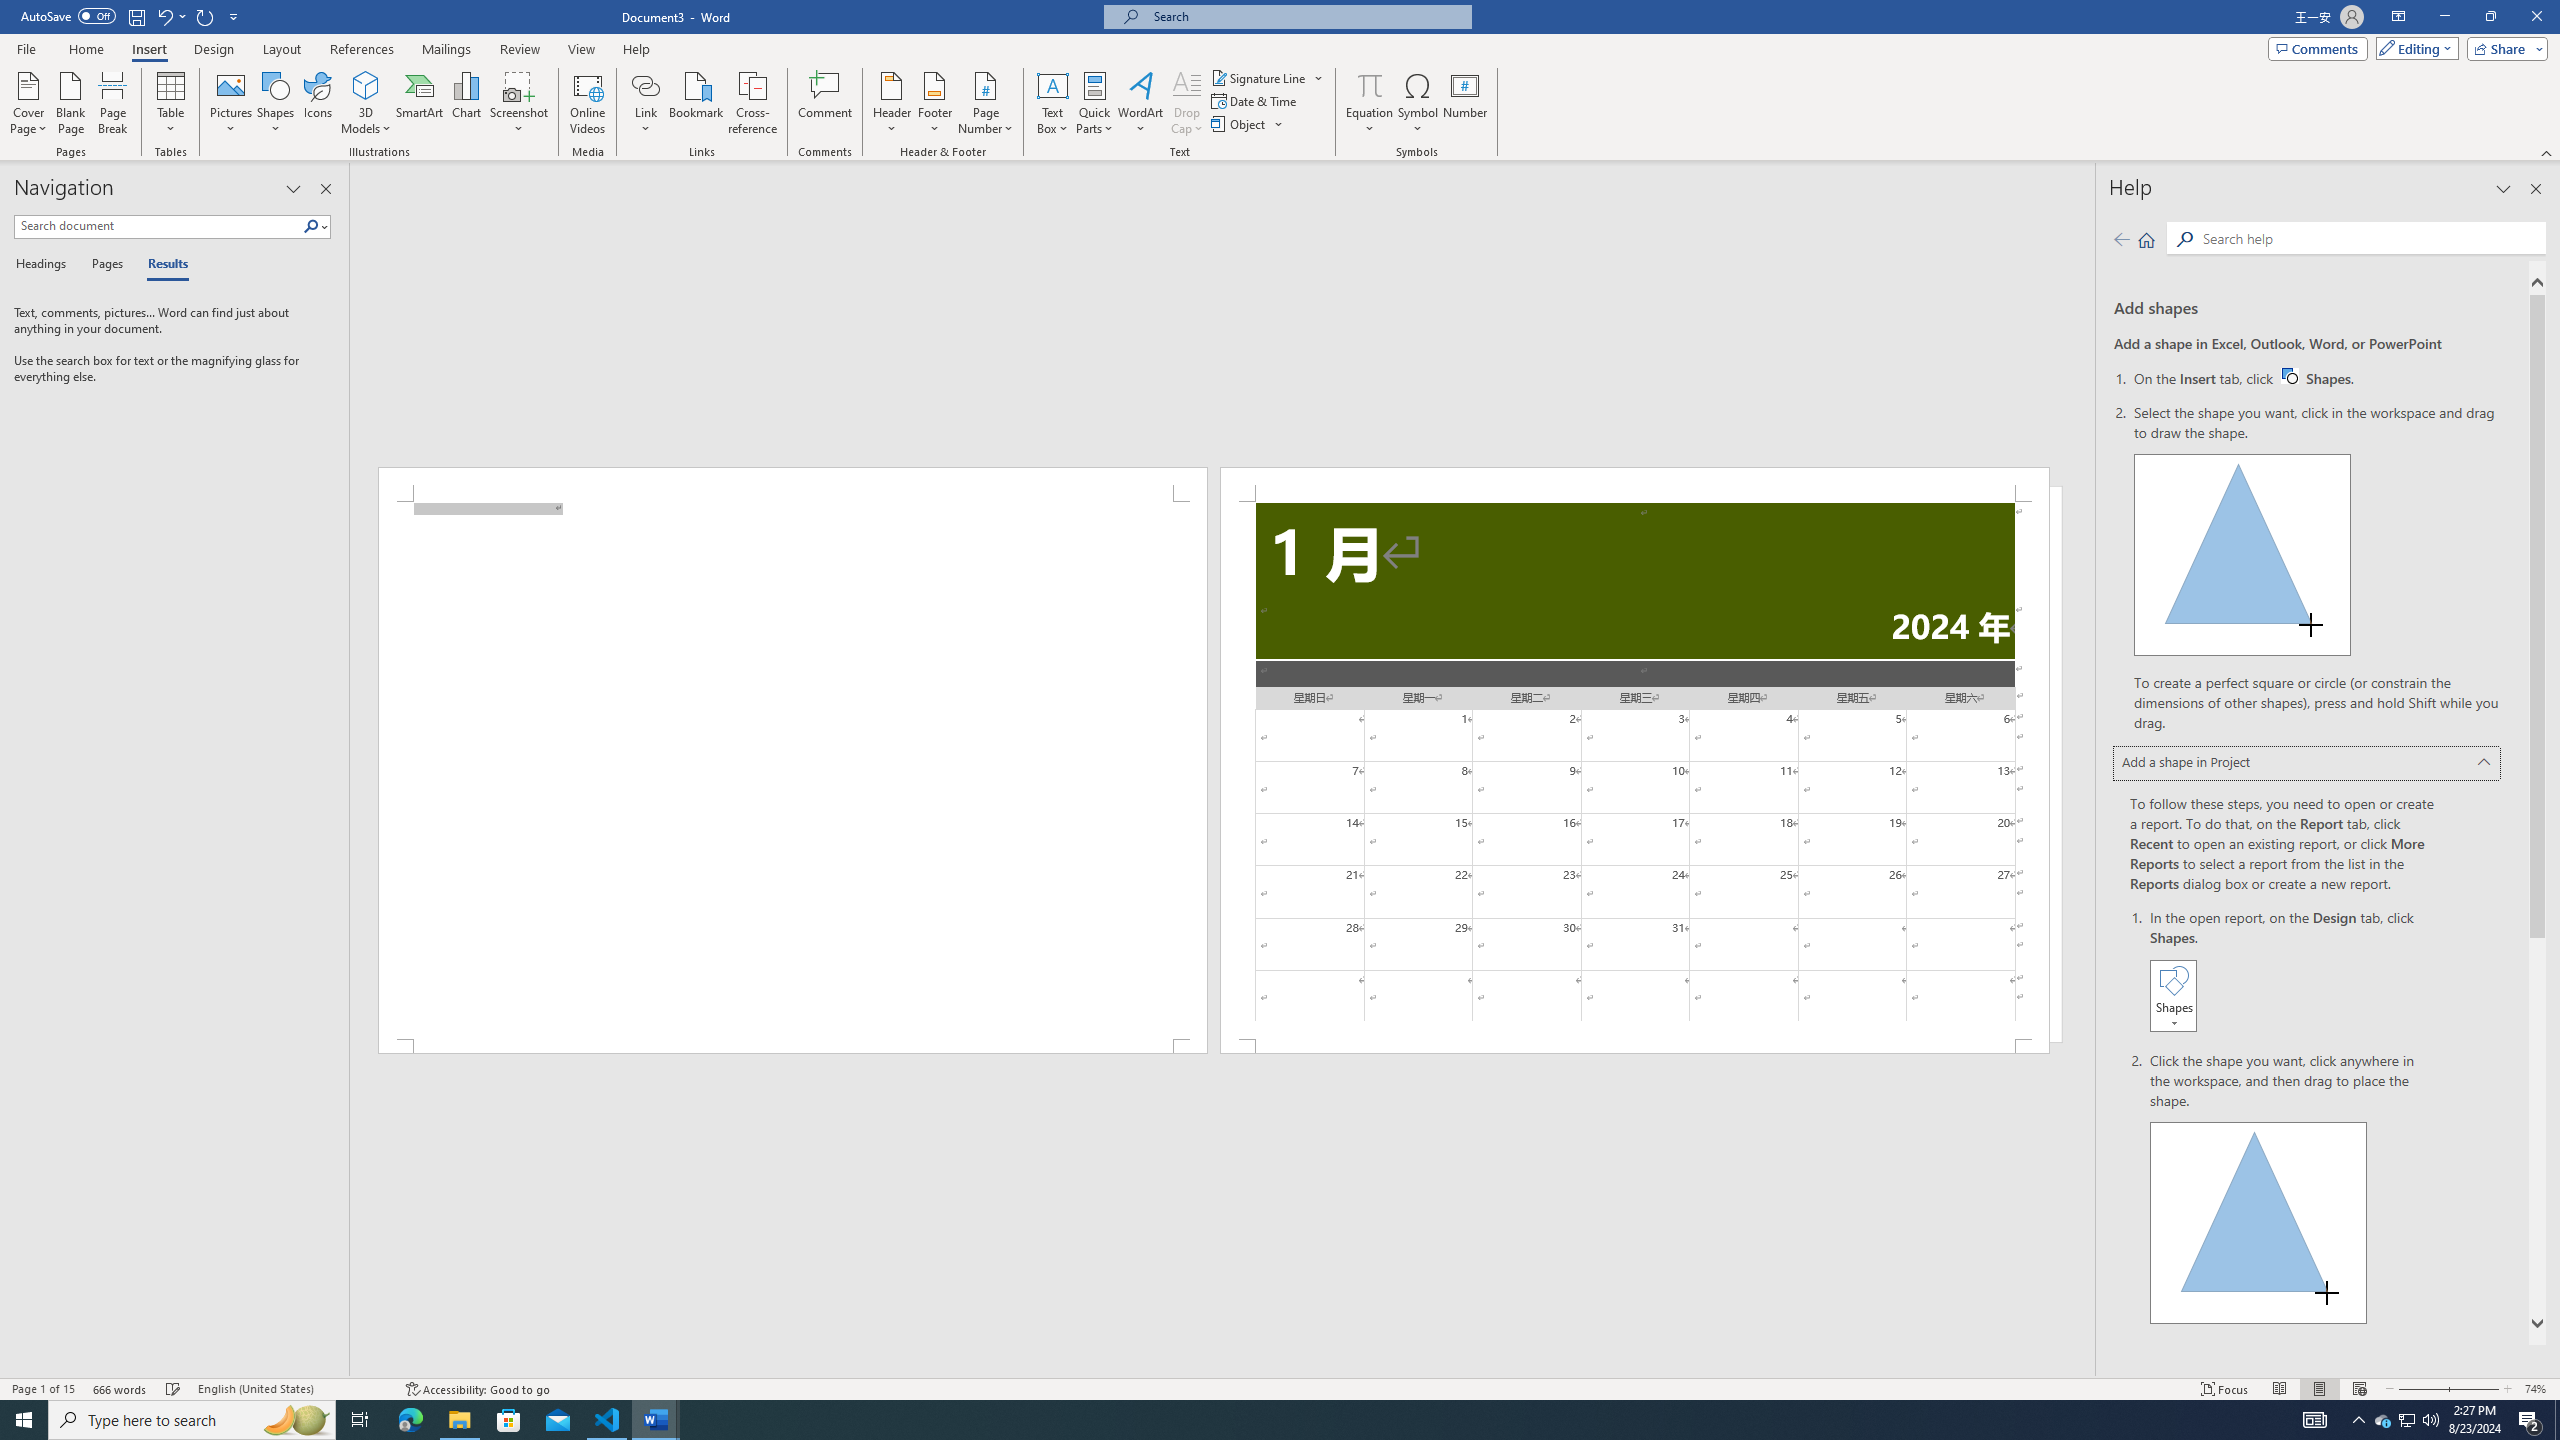 The height and width of the screenshot is (1440, 2560). I want to click on 'Drop Cap', so click(1186, 103).